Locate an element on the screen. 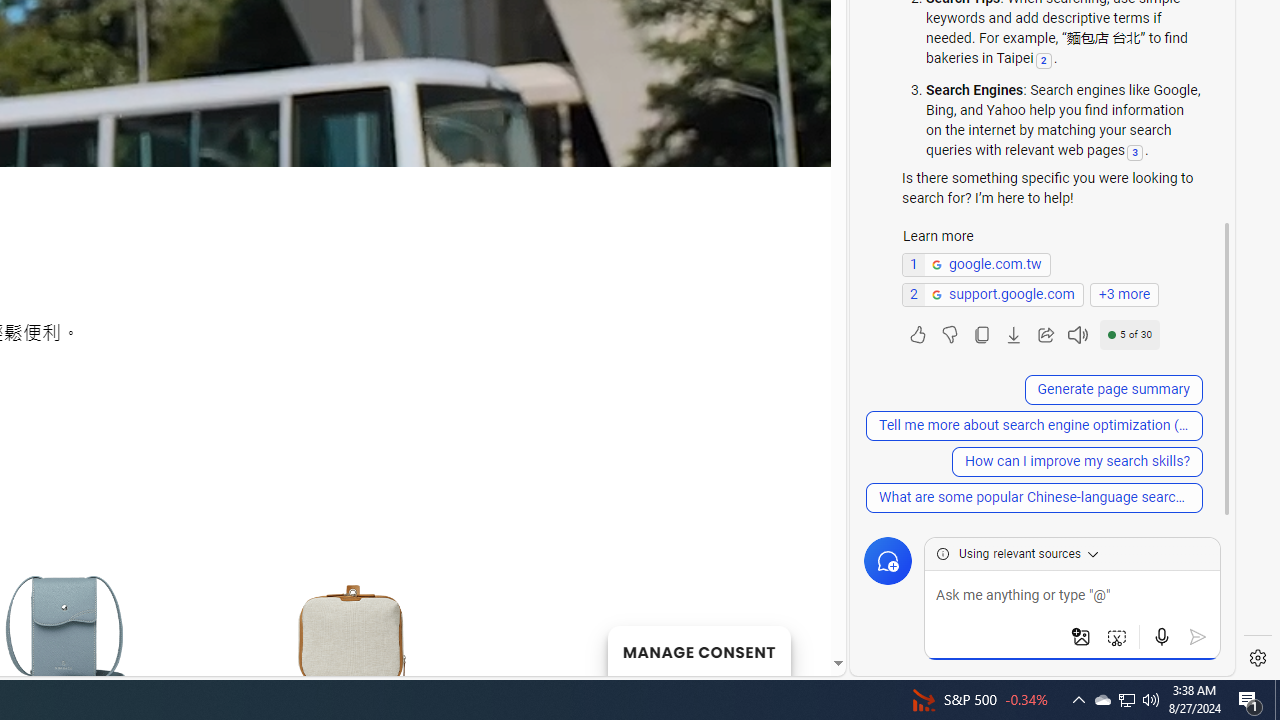 This screenshot has width=1280, height=720. 'MANAGE CONSENT' is located at coordinates (698, 650).